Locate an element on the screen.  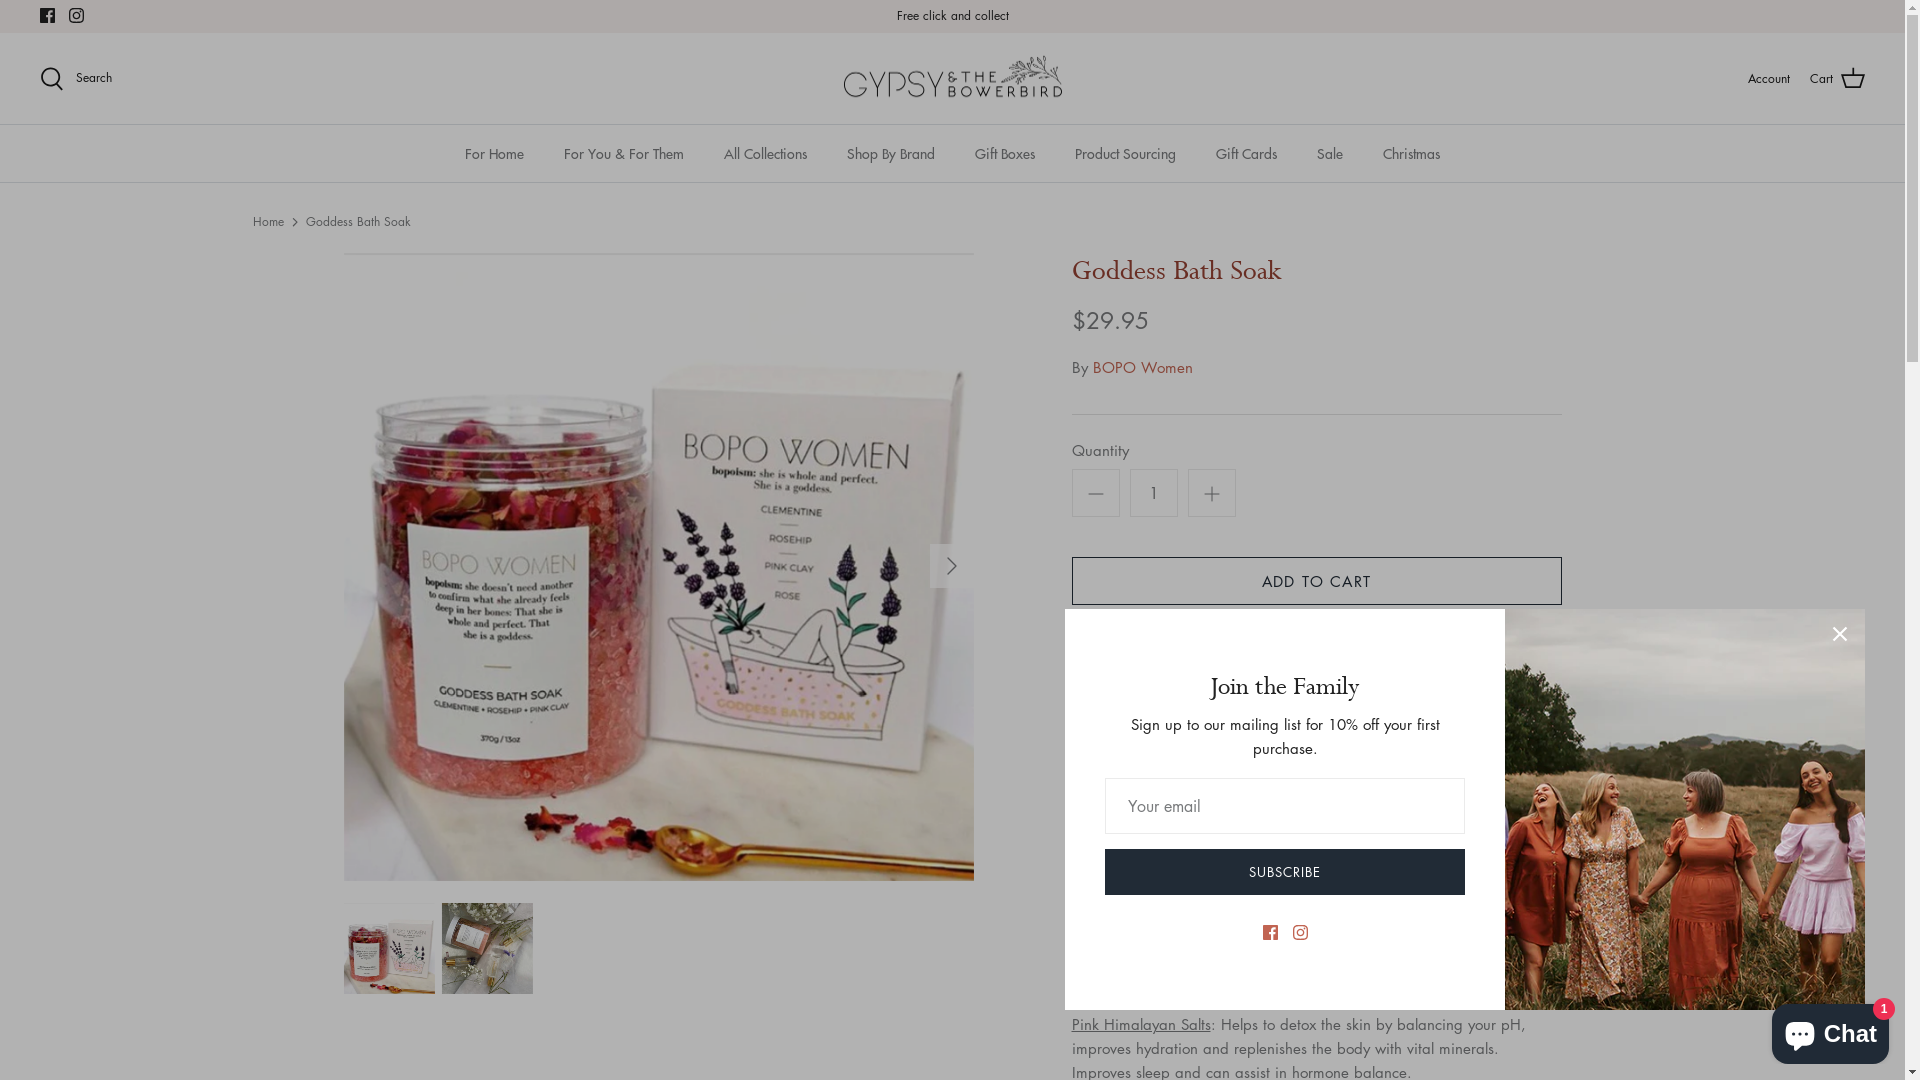
'More payment options' is located at coordinates (1316, 694).